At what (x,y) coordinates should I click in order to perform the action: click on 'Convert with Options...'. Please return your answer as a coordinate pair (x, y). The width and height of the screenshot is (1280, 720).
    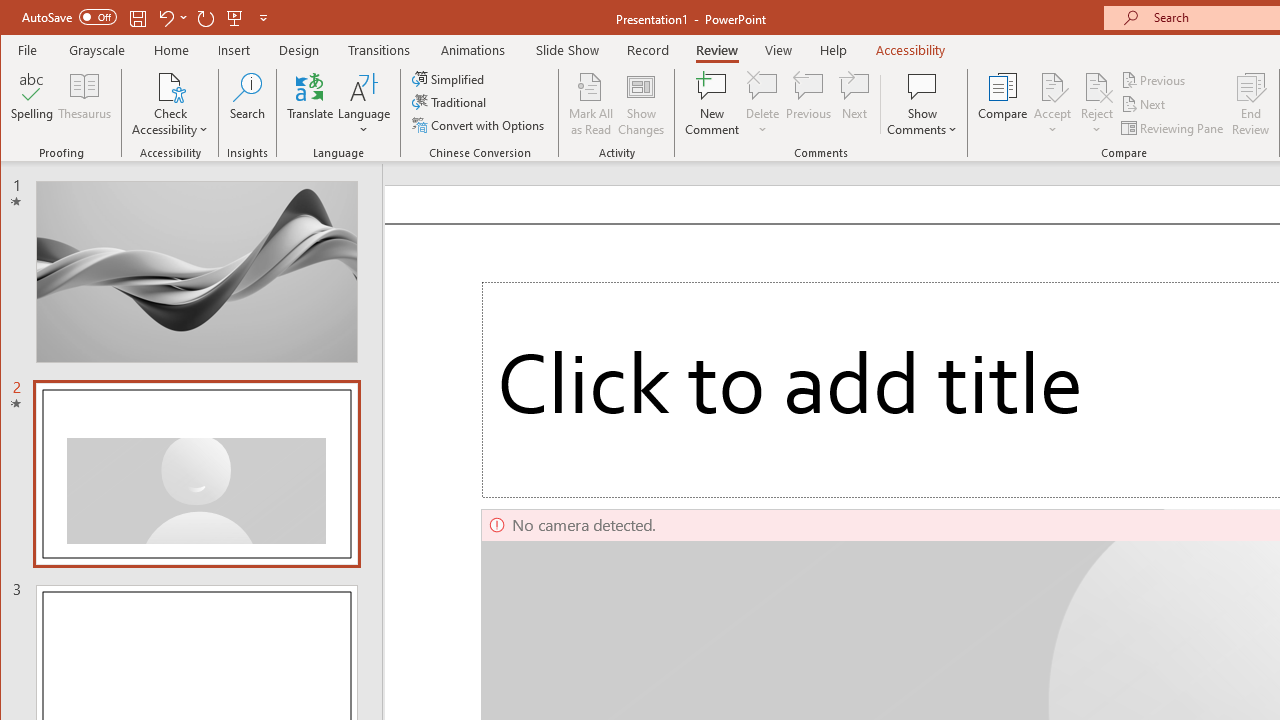
    Looking at the image, I should click on (480, 125).